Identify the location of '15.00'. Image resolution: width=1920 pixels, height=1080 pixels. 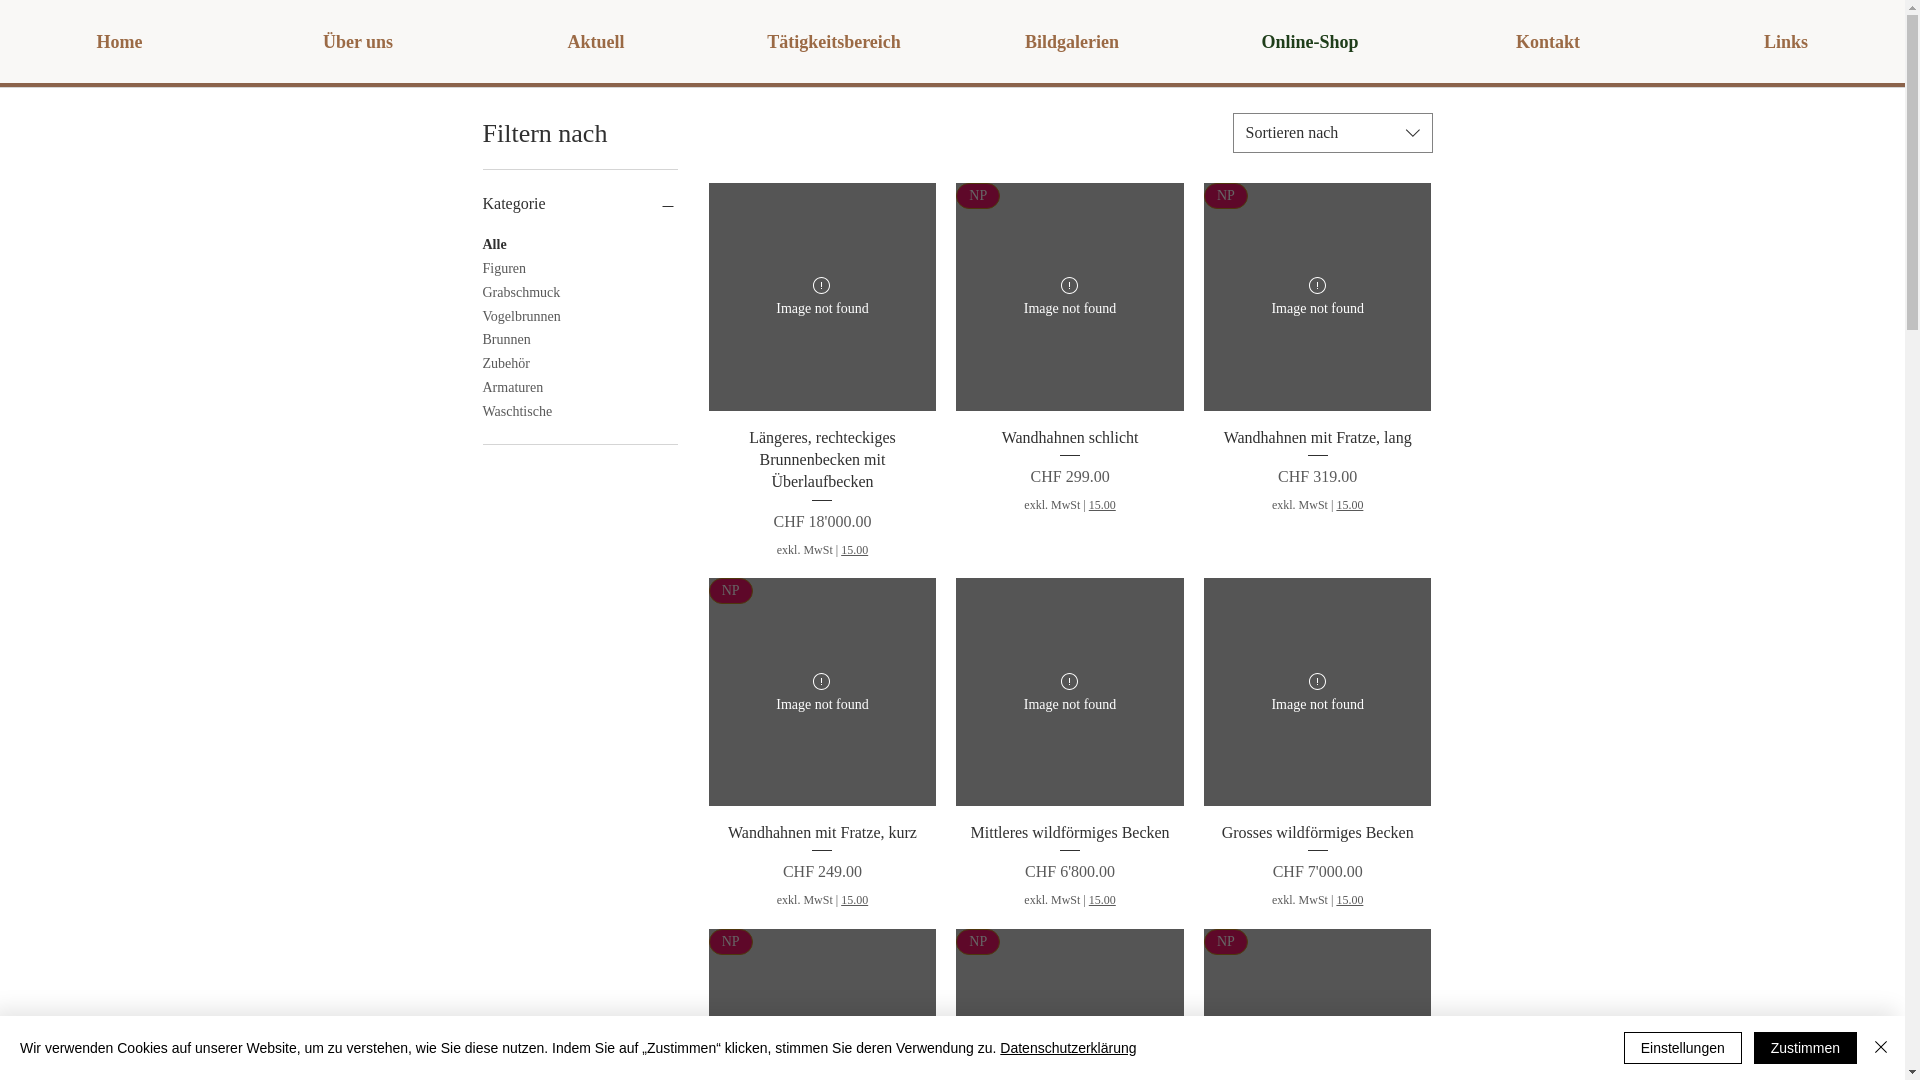
(1349, 504).